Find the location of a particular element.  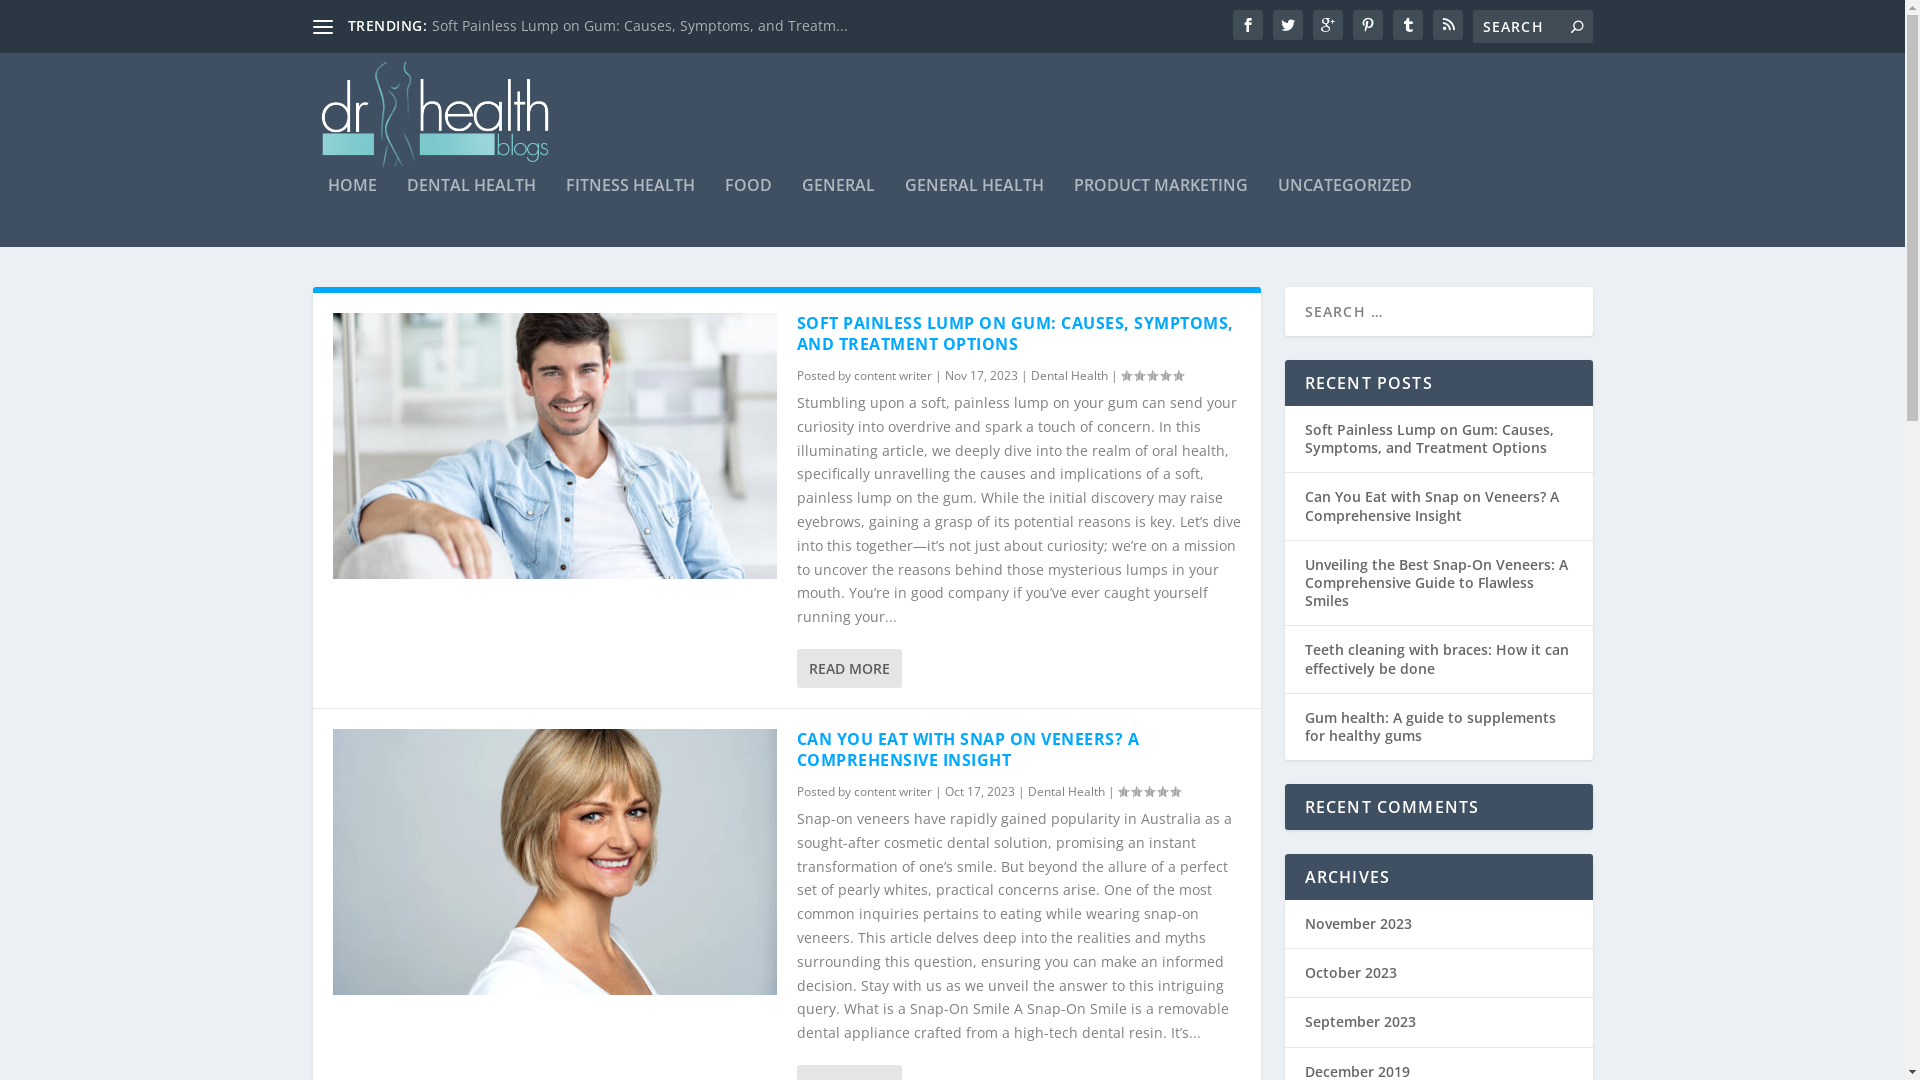

'GENERAL' is located at coordinates (838, 212).